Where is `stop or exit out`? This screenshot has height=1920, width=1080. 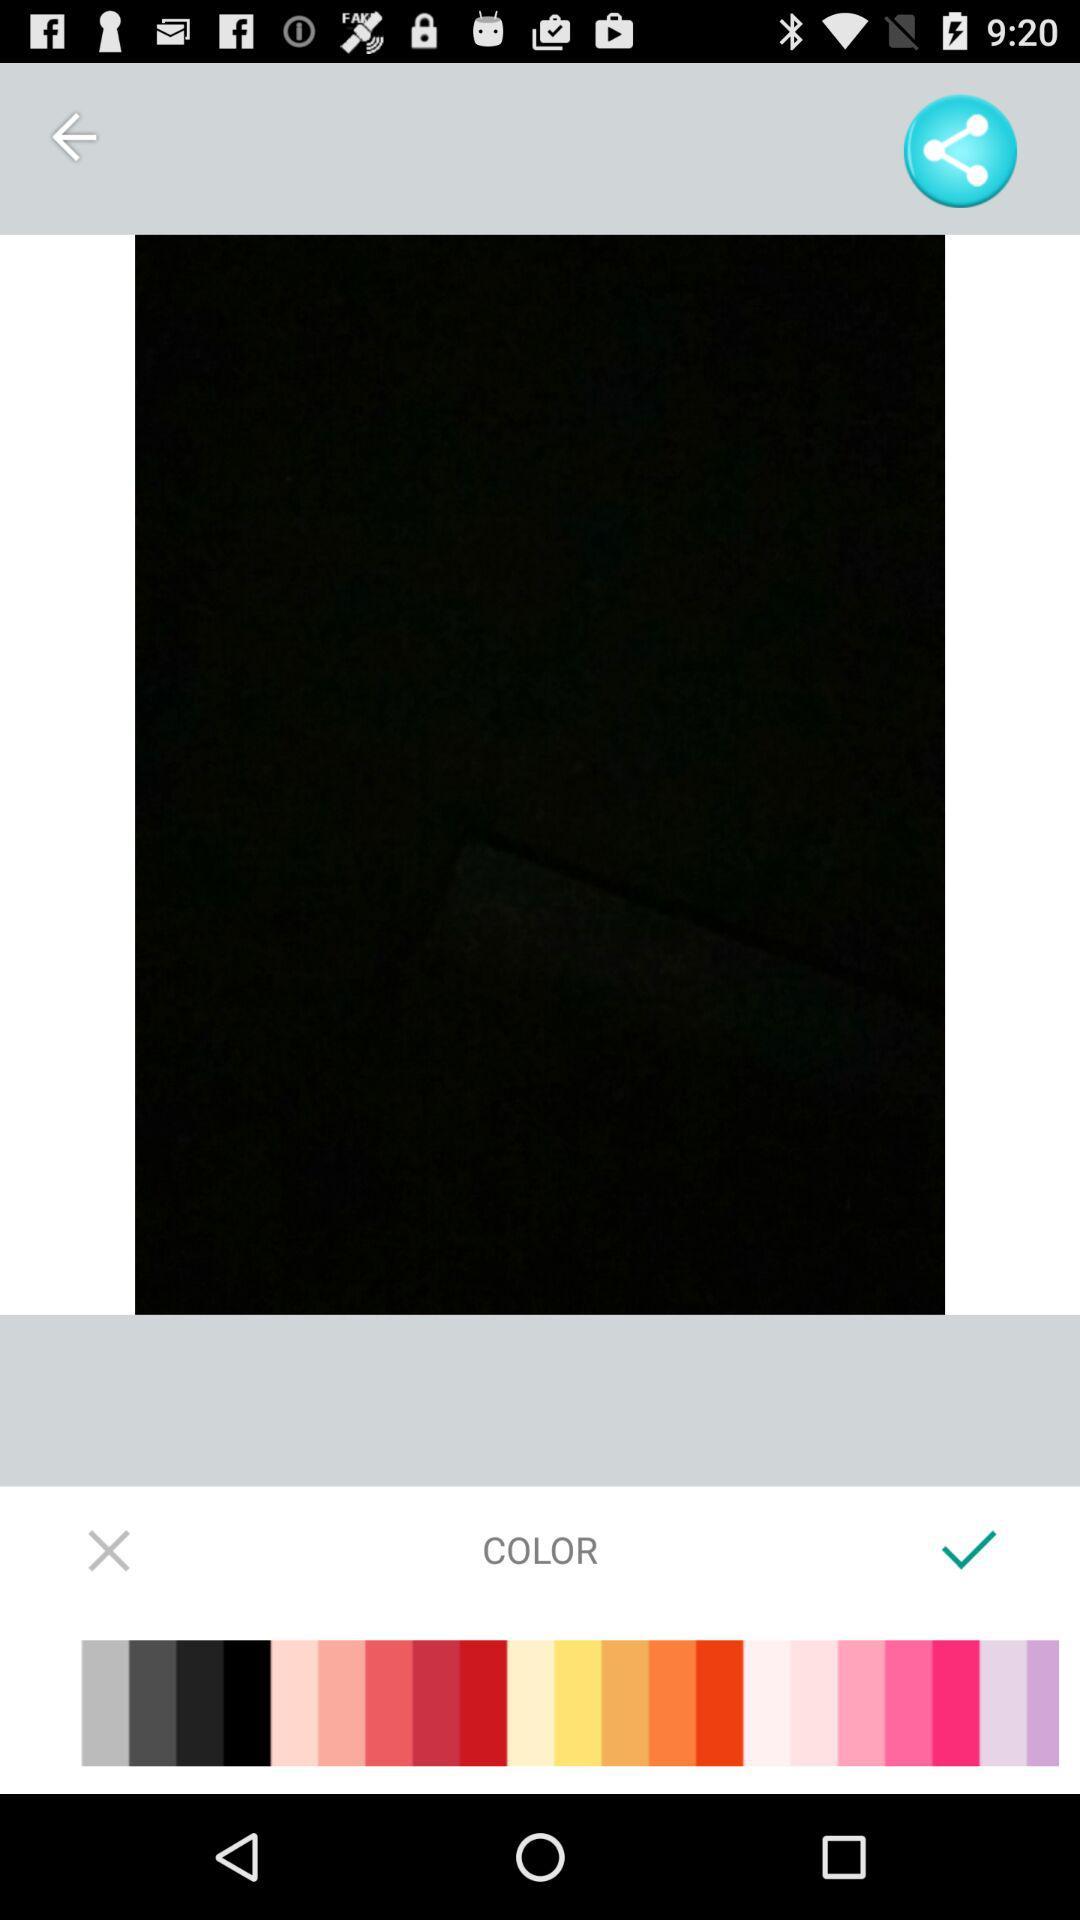 stop or exit out is located at coordinates (110, 1548).